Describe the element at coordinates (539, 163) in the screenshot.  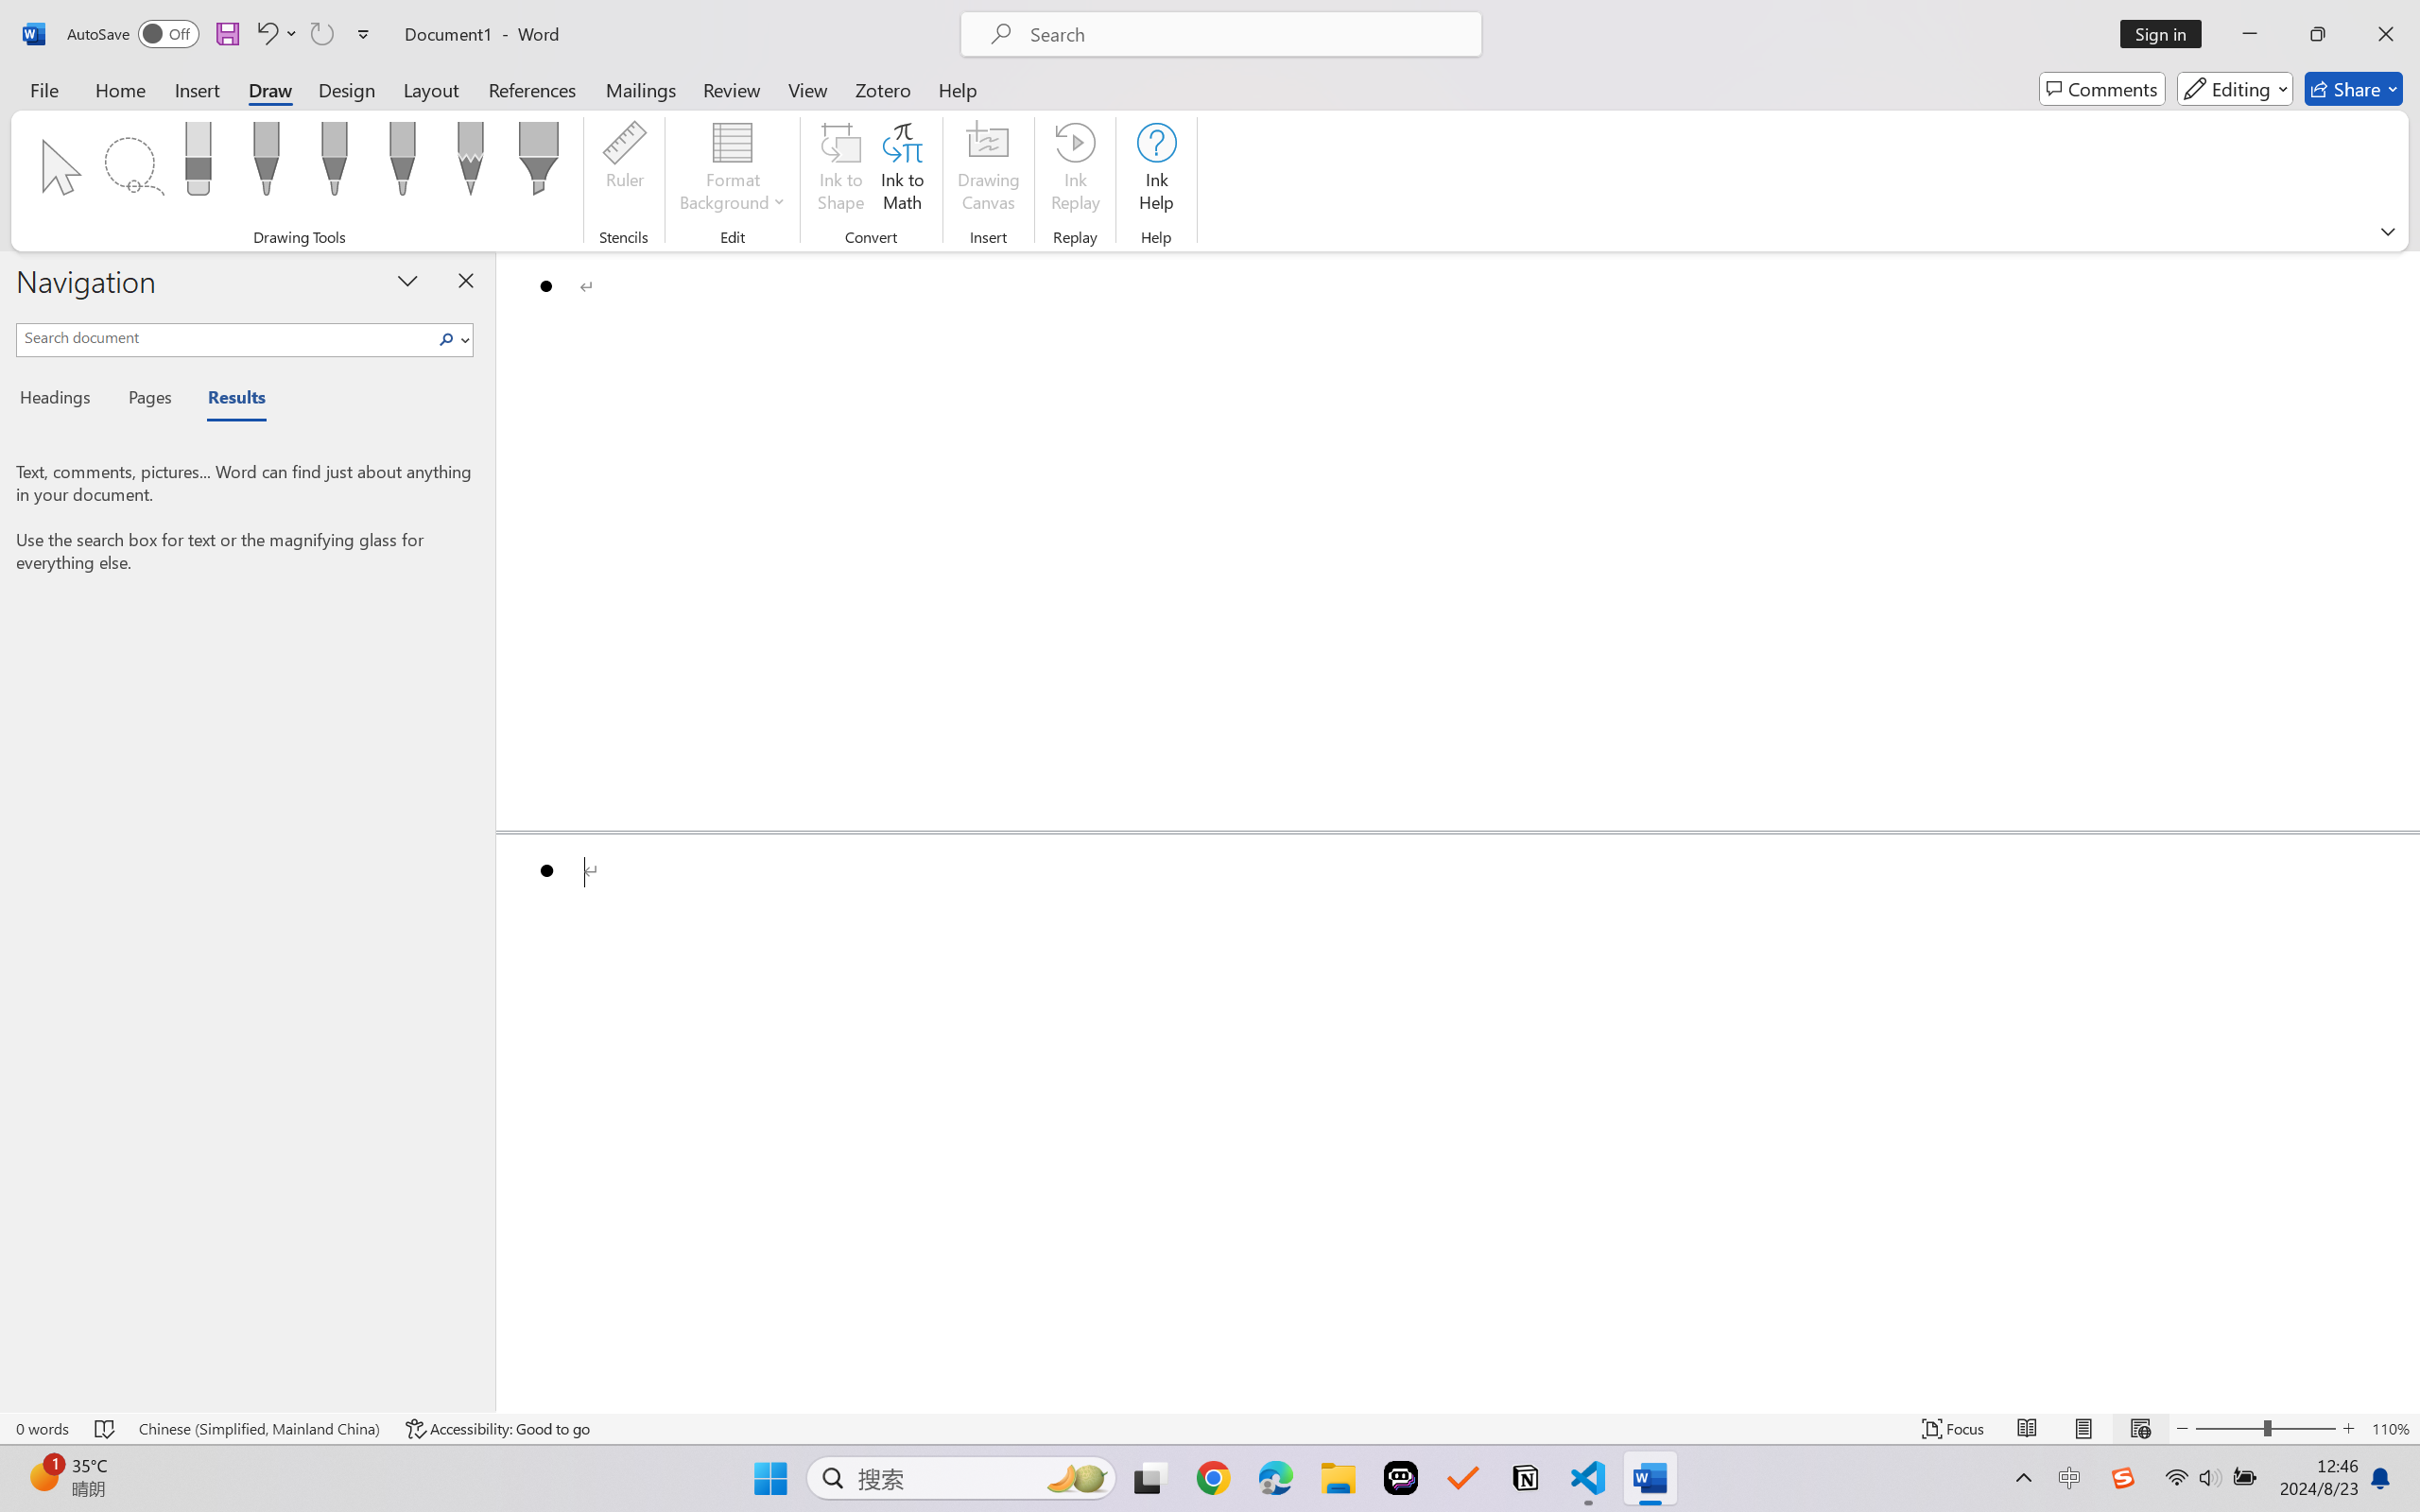
I see `'Highlighter: Yellow, 6 mm'` at that location.